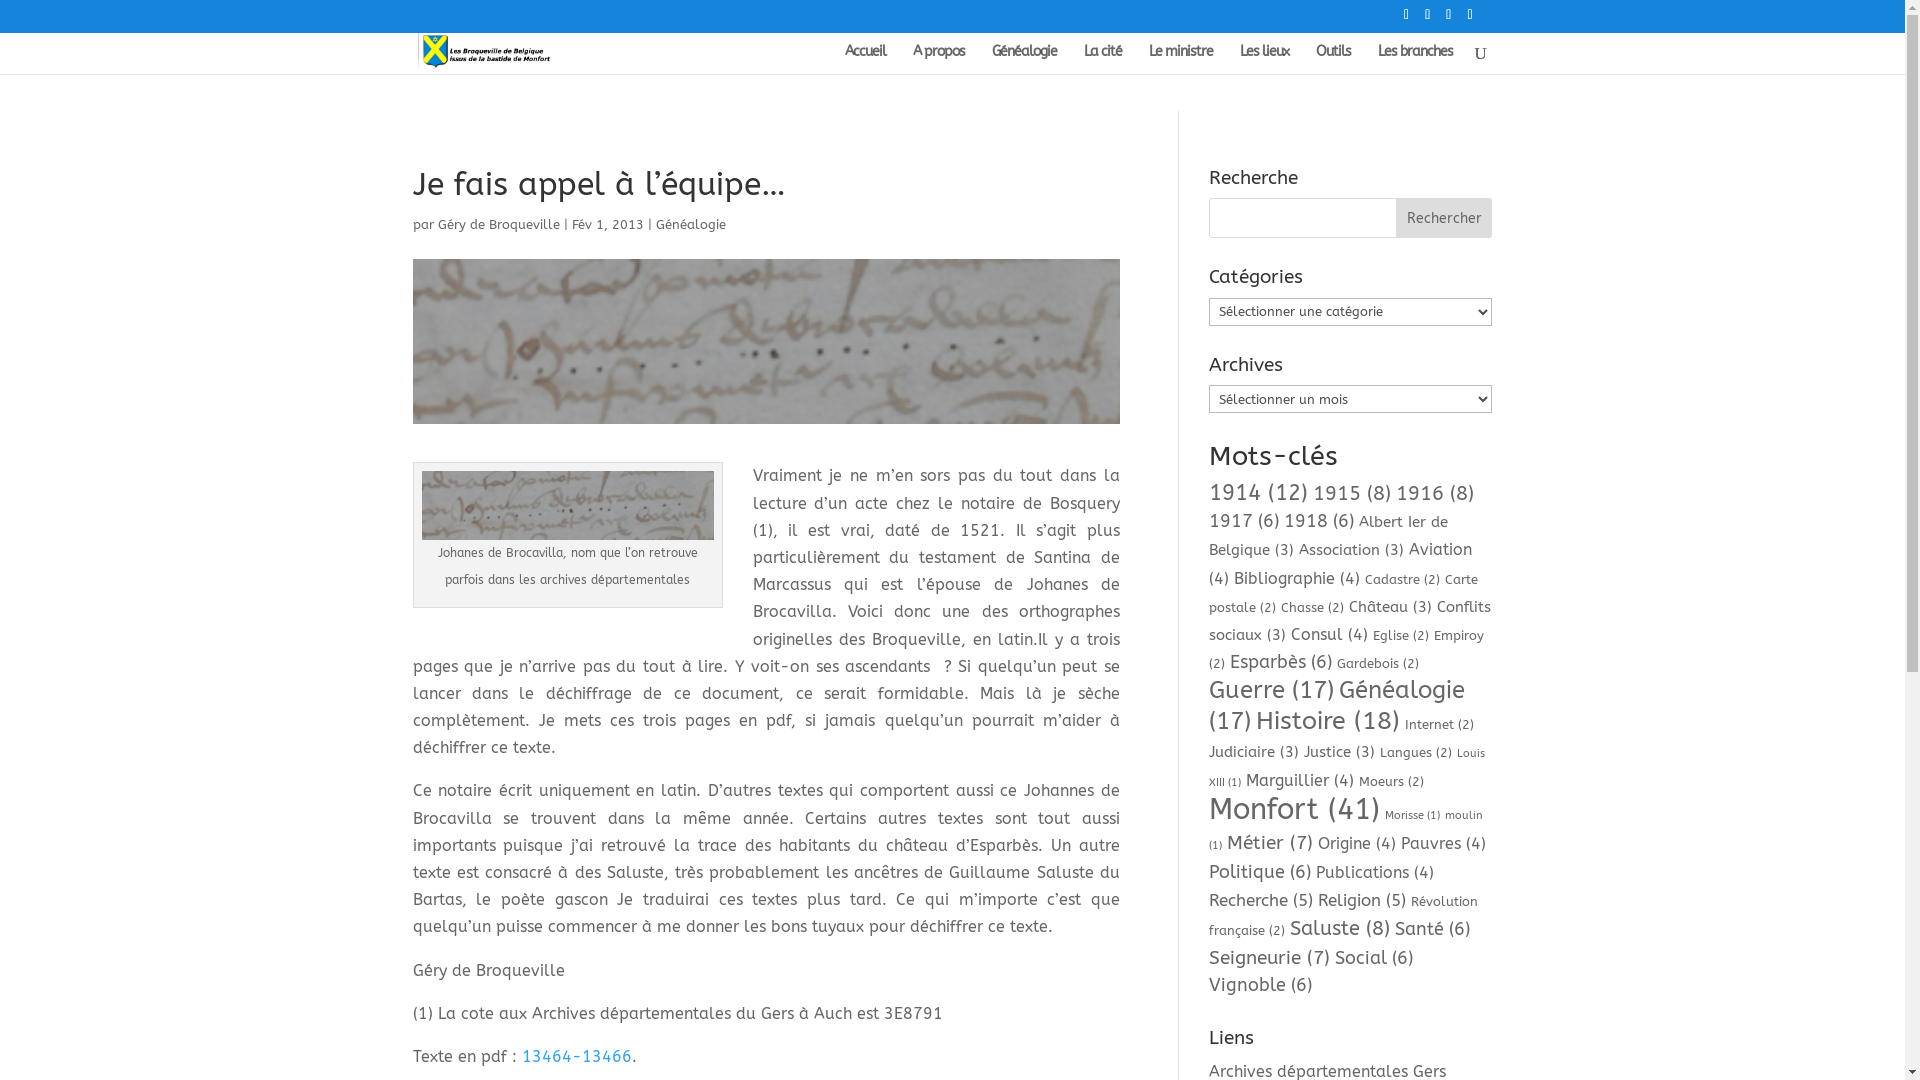 The width and height of the screenshot is (1920, 1080). I want to click on 'Les branches', so click(1414, 58).